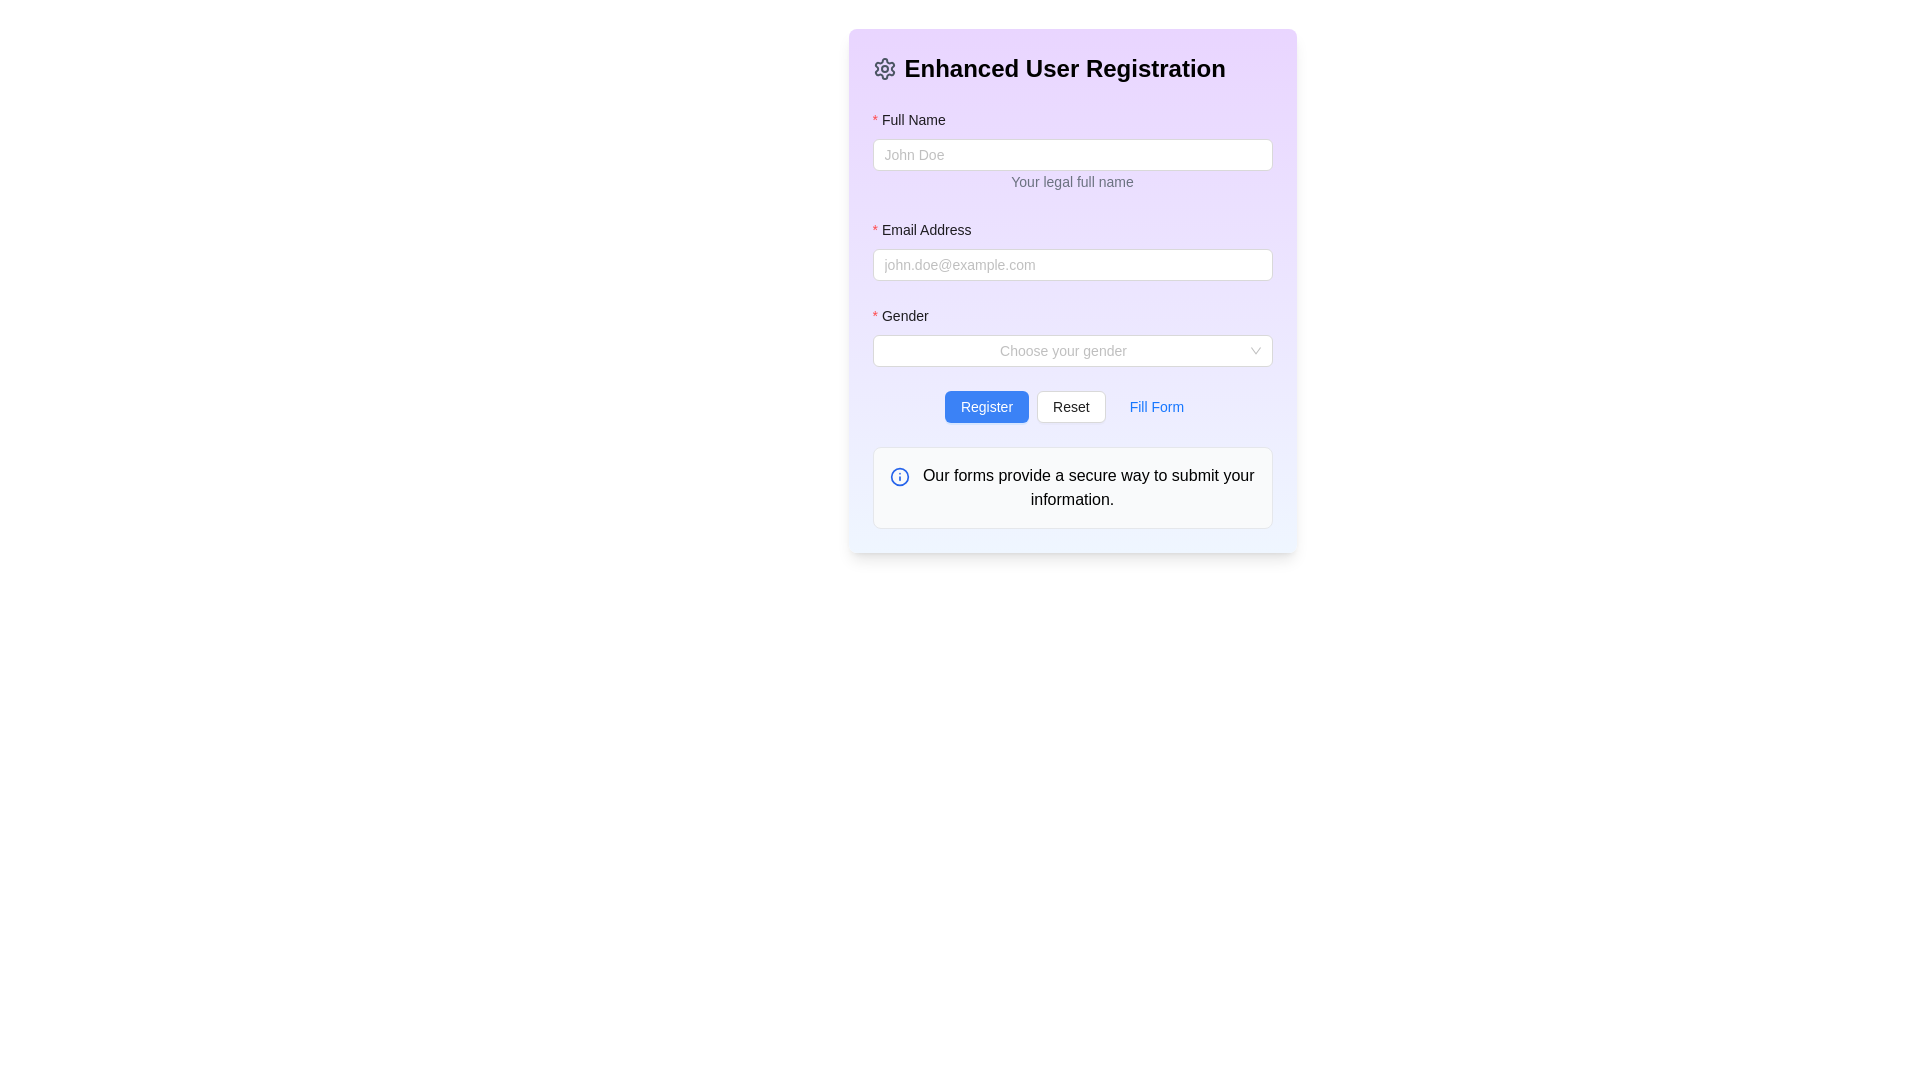  I want to click on the static text label providing guidance for the 'Full Name' field in the Enhanced User Registration form, so click(1071, 181).